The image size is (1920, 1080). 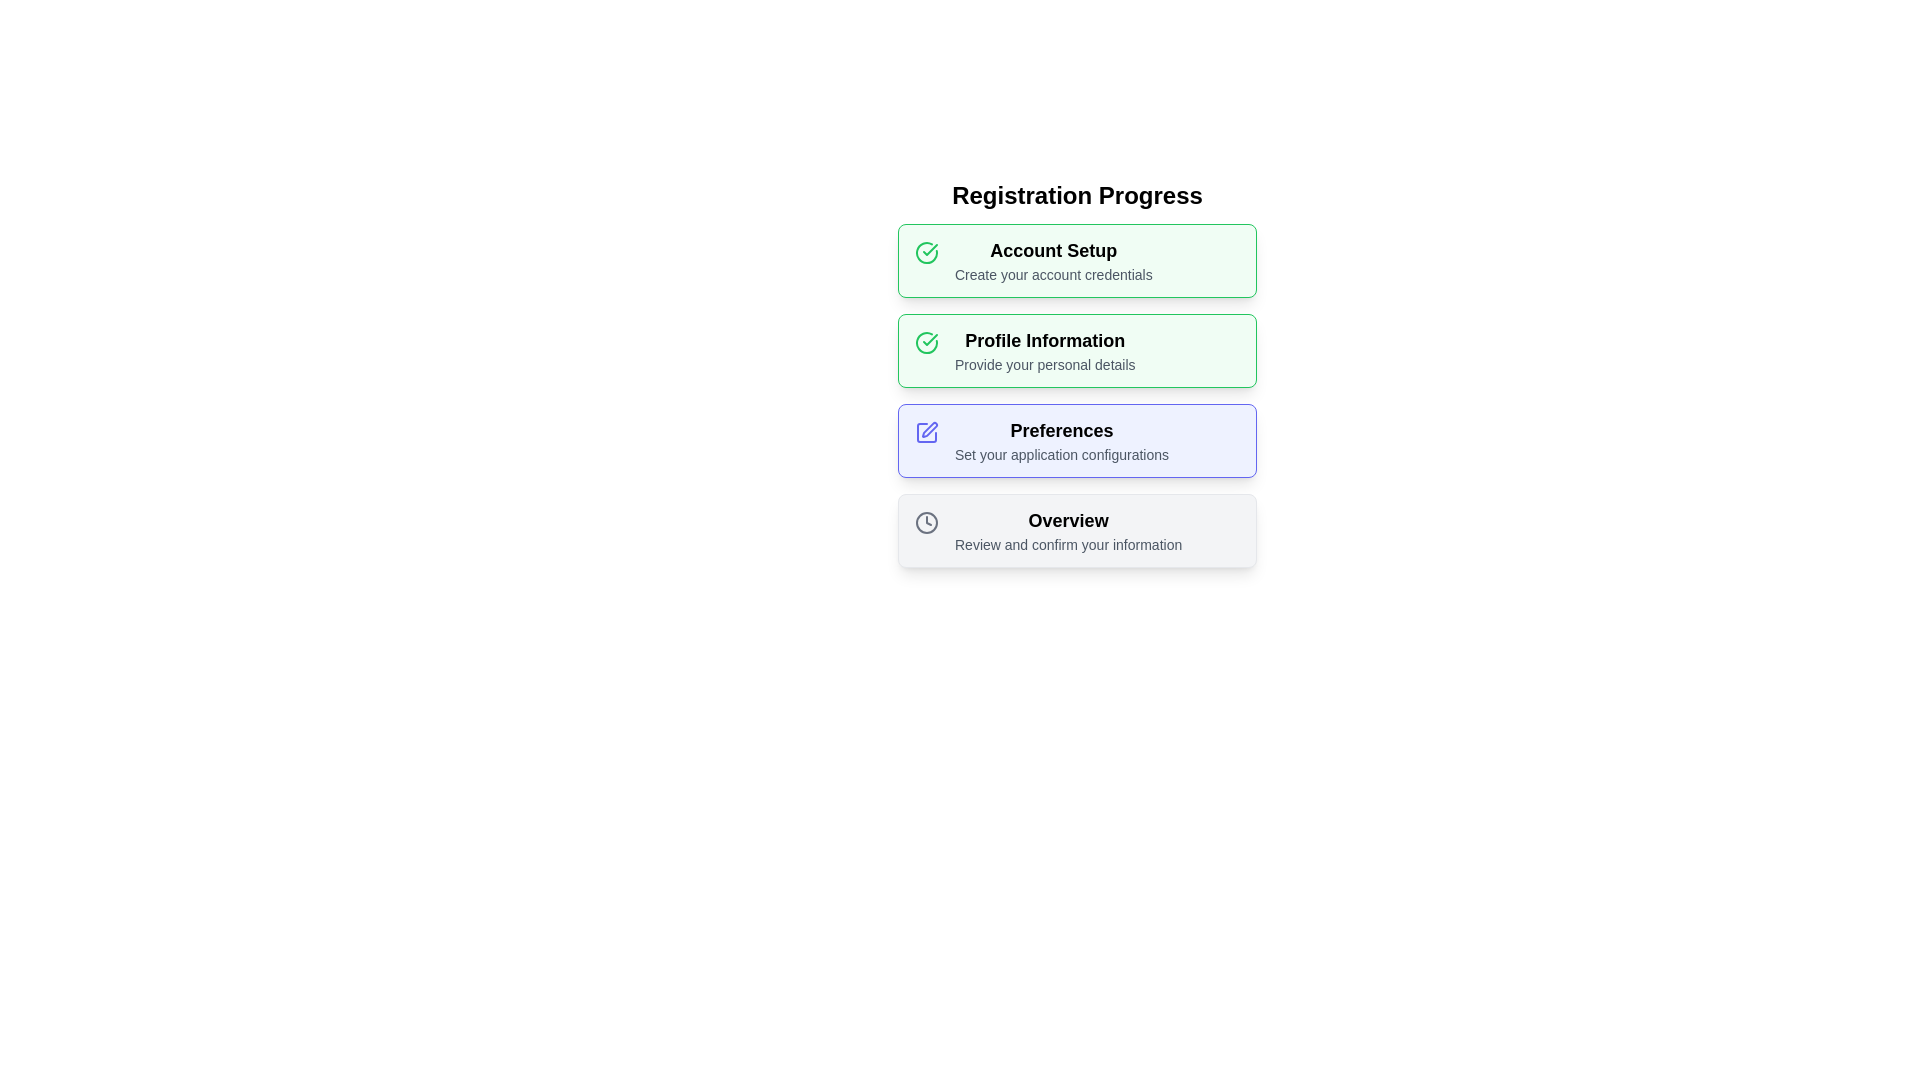 I want to click on the 'Preferences' icon, which serves as a visual marker for configuration or customization features and is located in the top-left corner inside the 'Preferences' button, so click(x=925, y=430).